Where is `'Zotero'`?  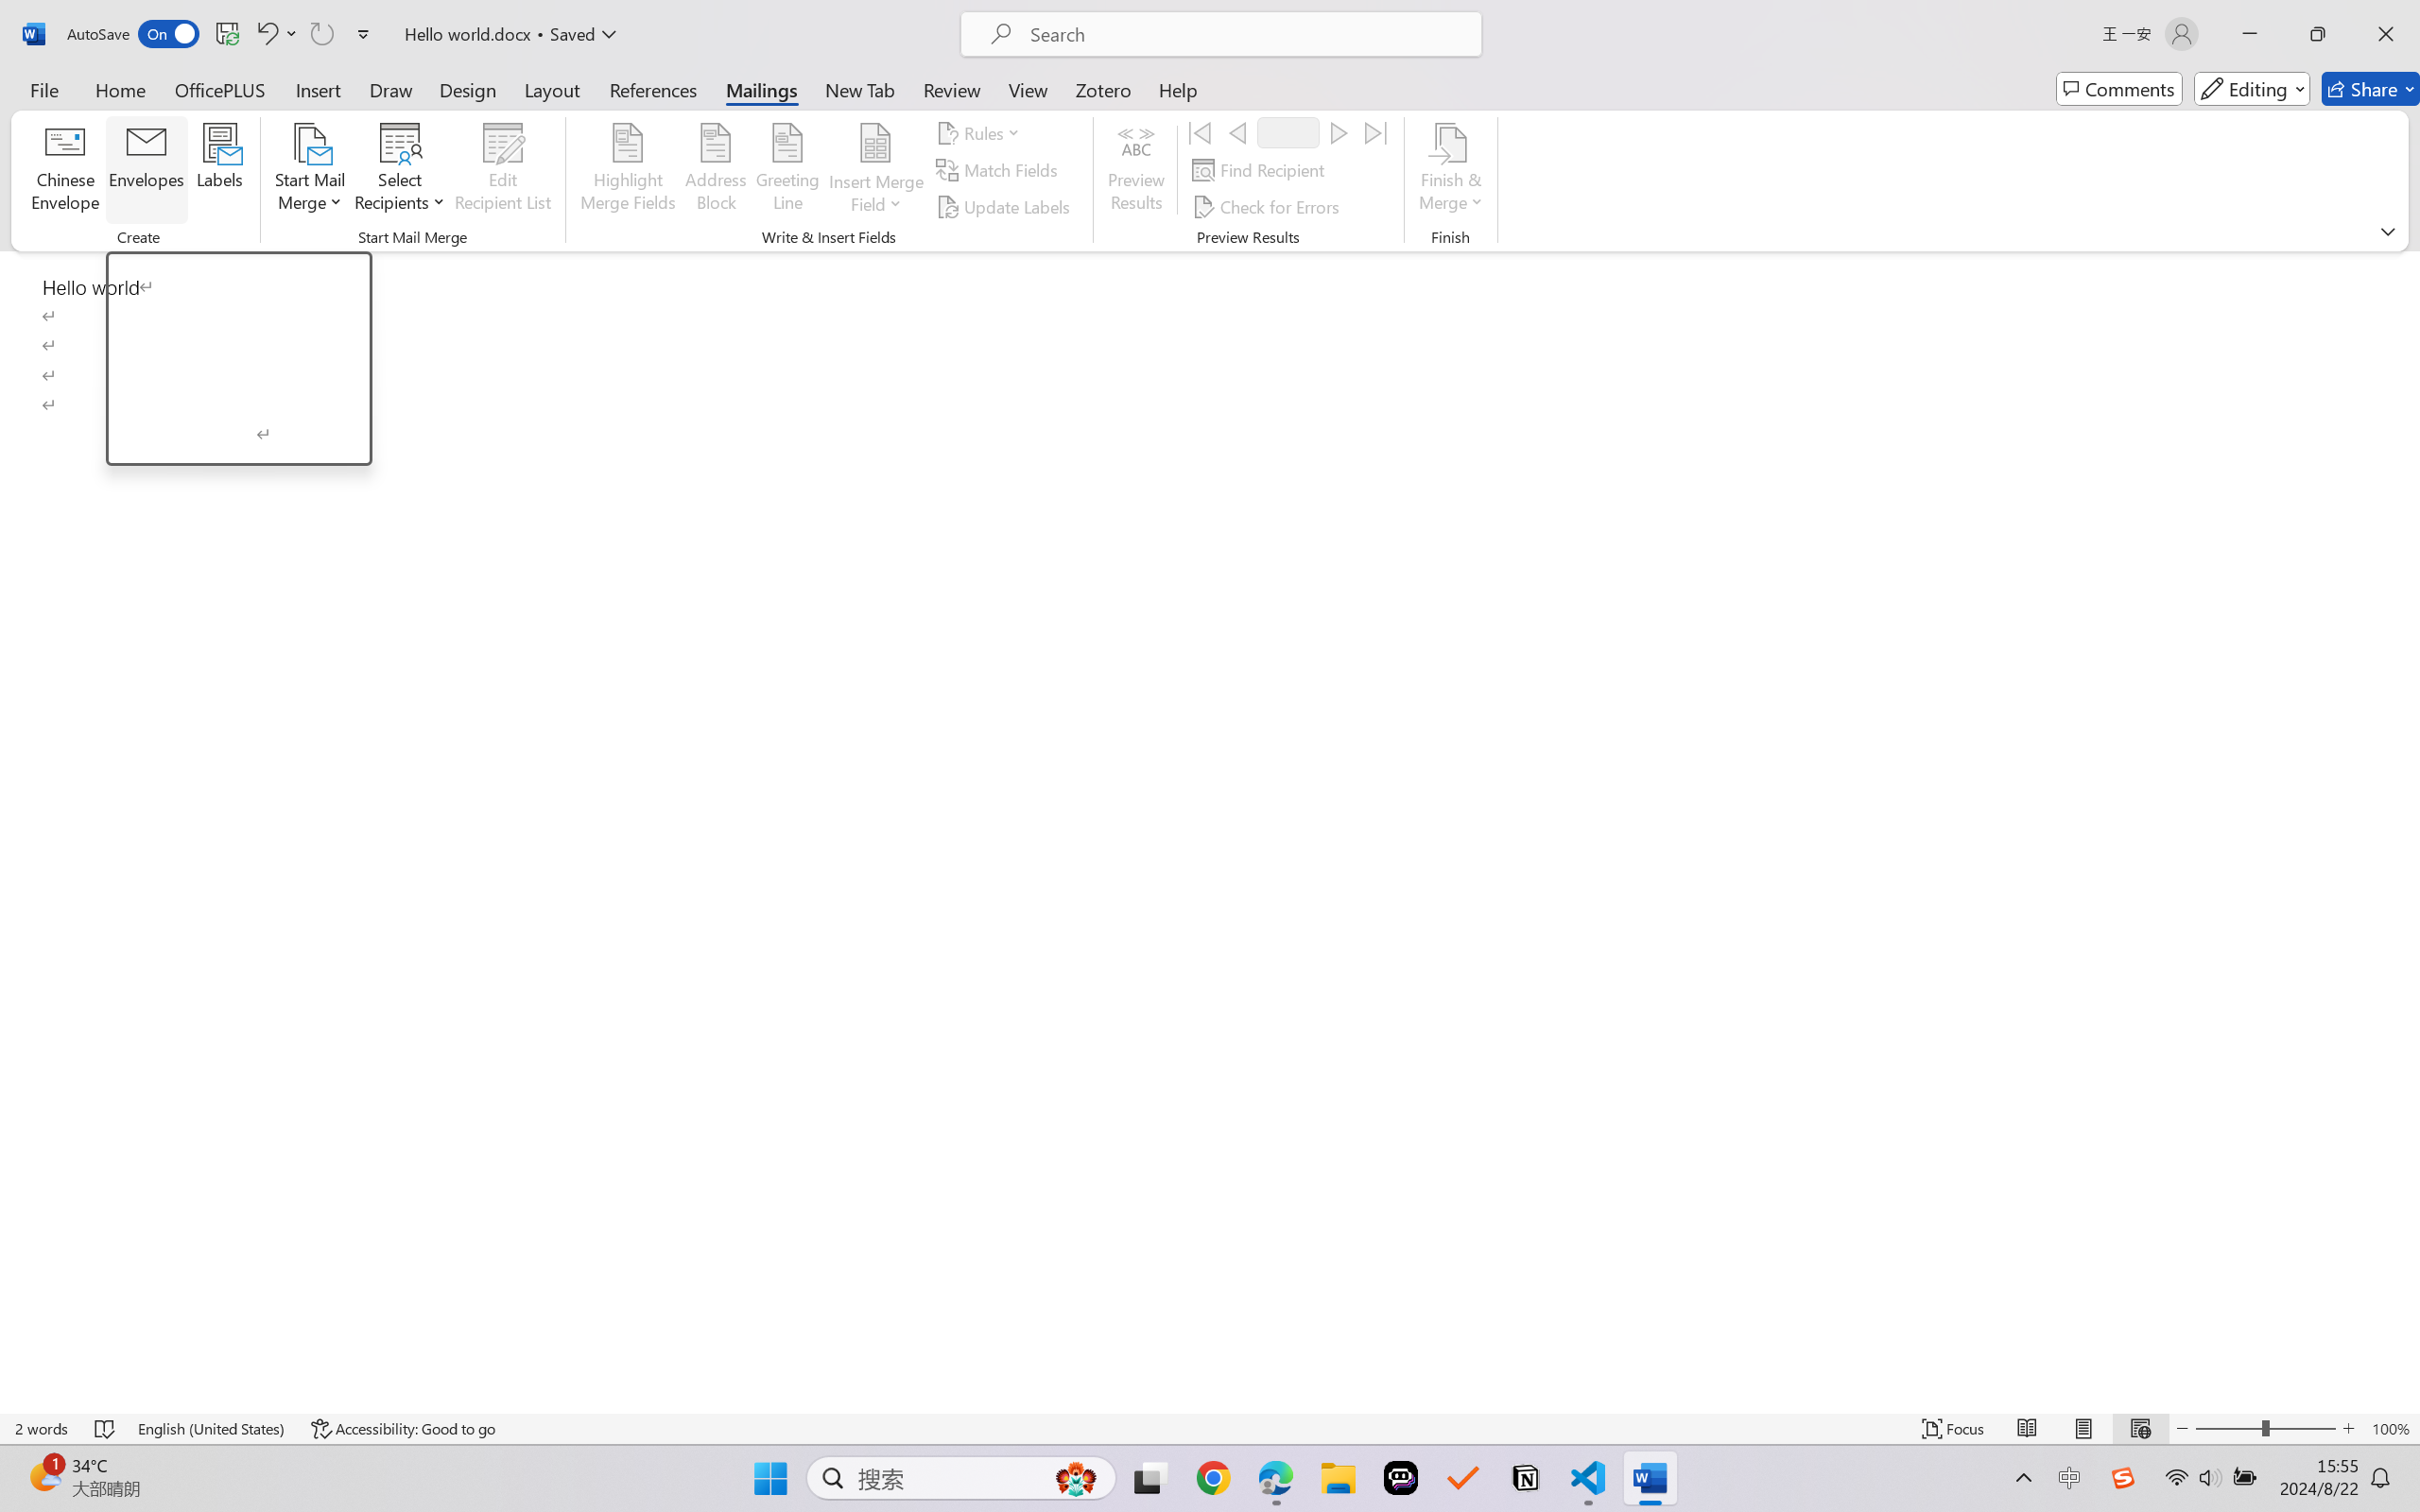
'Zotero' is located at coordinates (1102, 88).